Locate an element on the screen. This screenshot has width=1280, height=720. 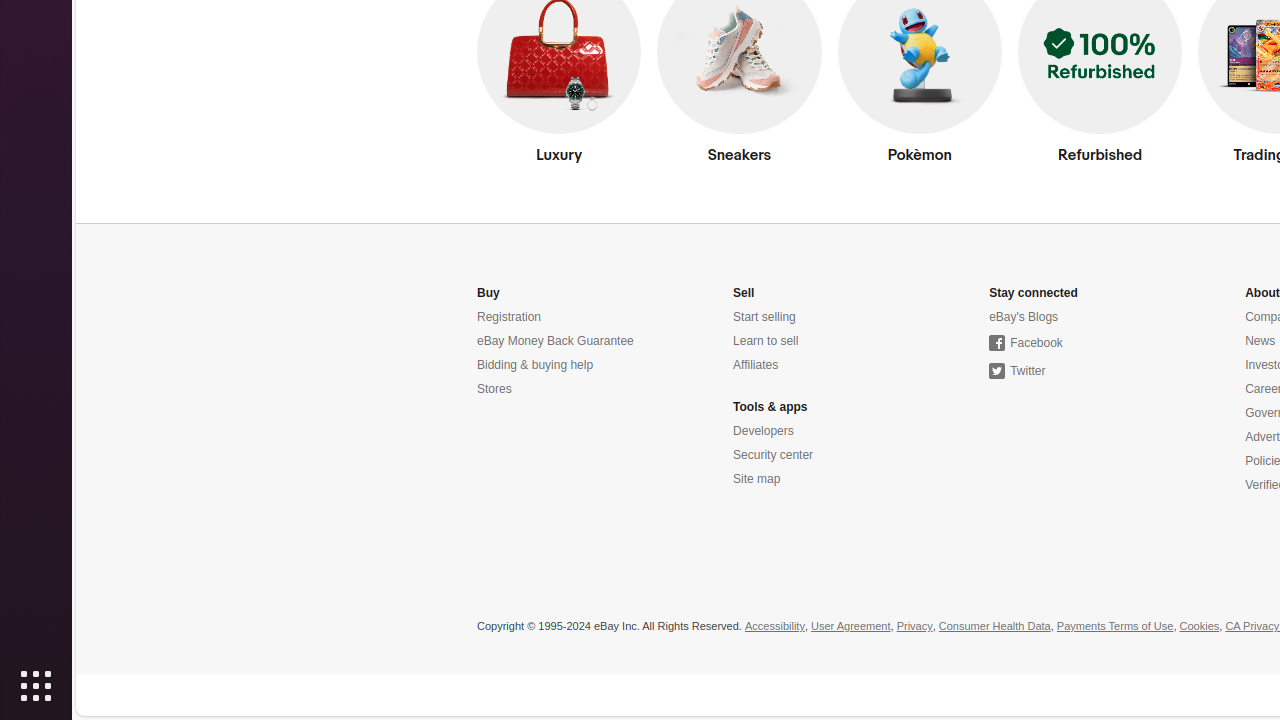
'Show Applications' is located at coordinates (35, 685).